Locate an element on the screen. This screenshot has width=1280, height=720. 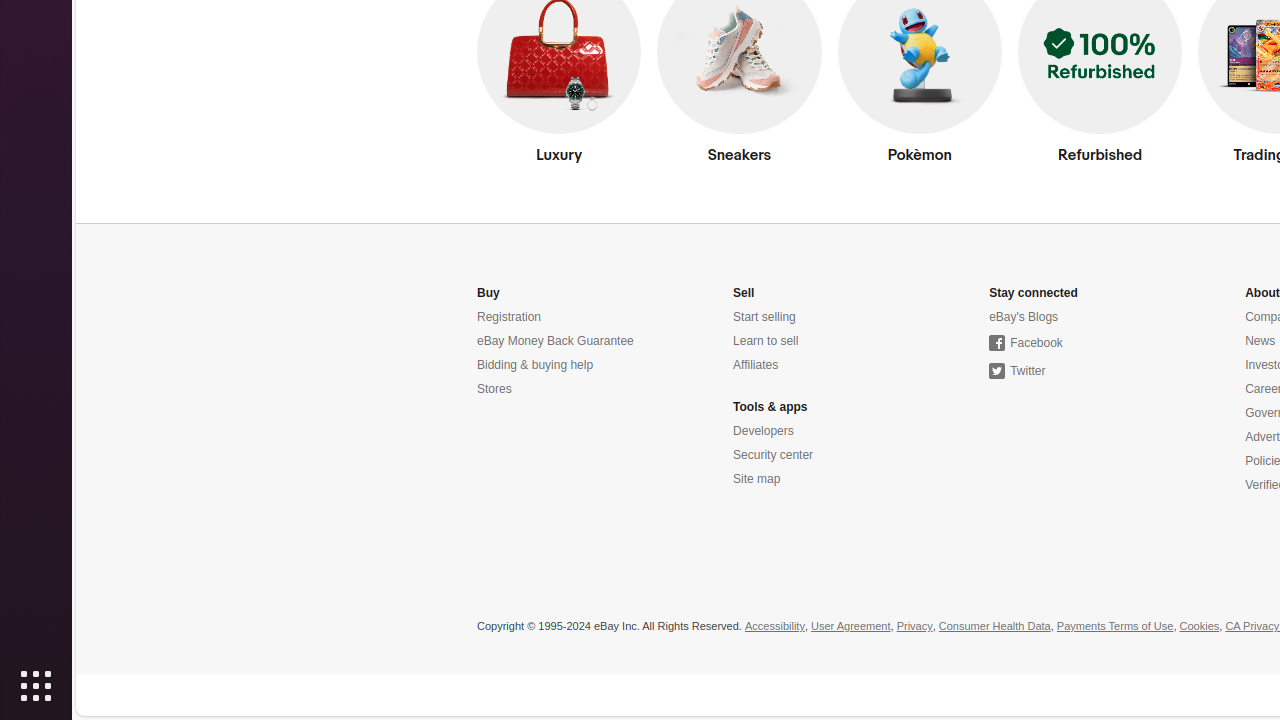
'Show Applications' is located at coordinates (35, 685).